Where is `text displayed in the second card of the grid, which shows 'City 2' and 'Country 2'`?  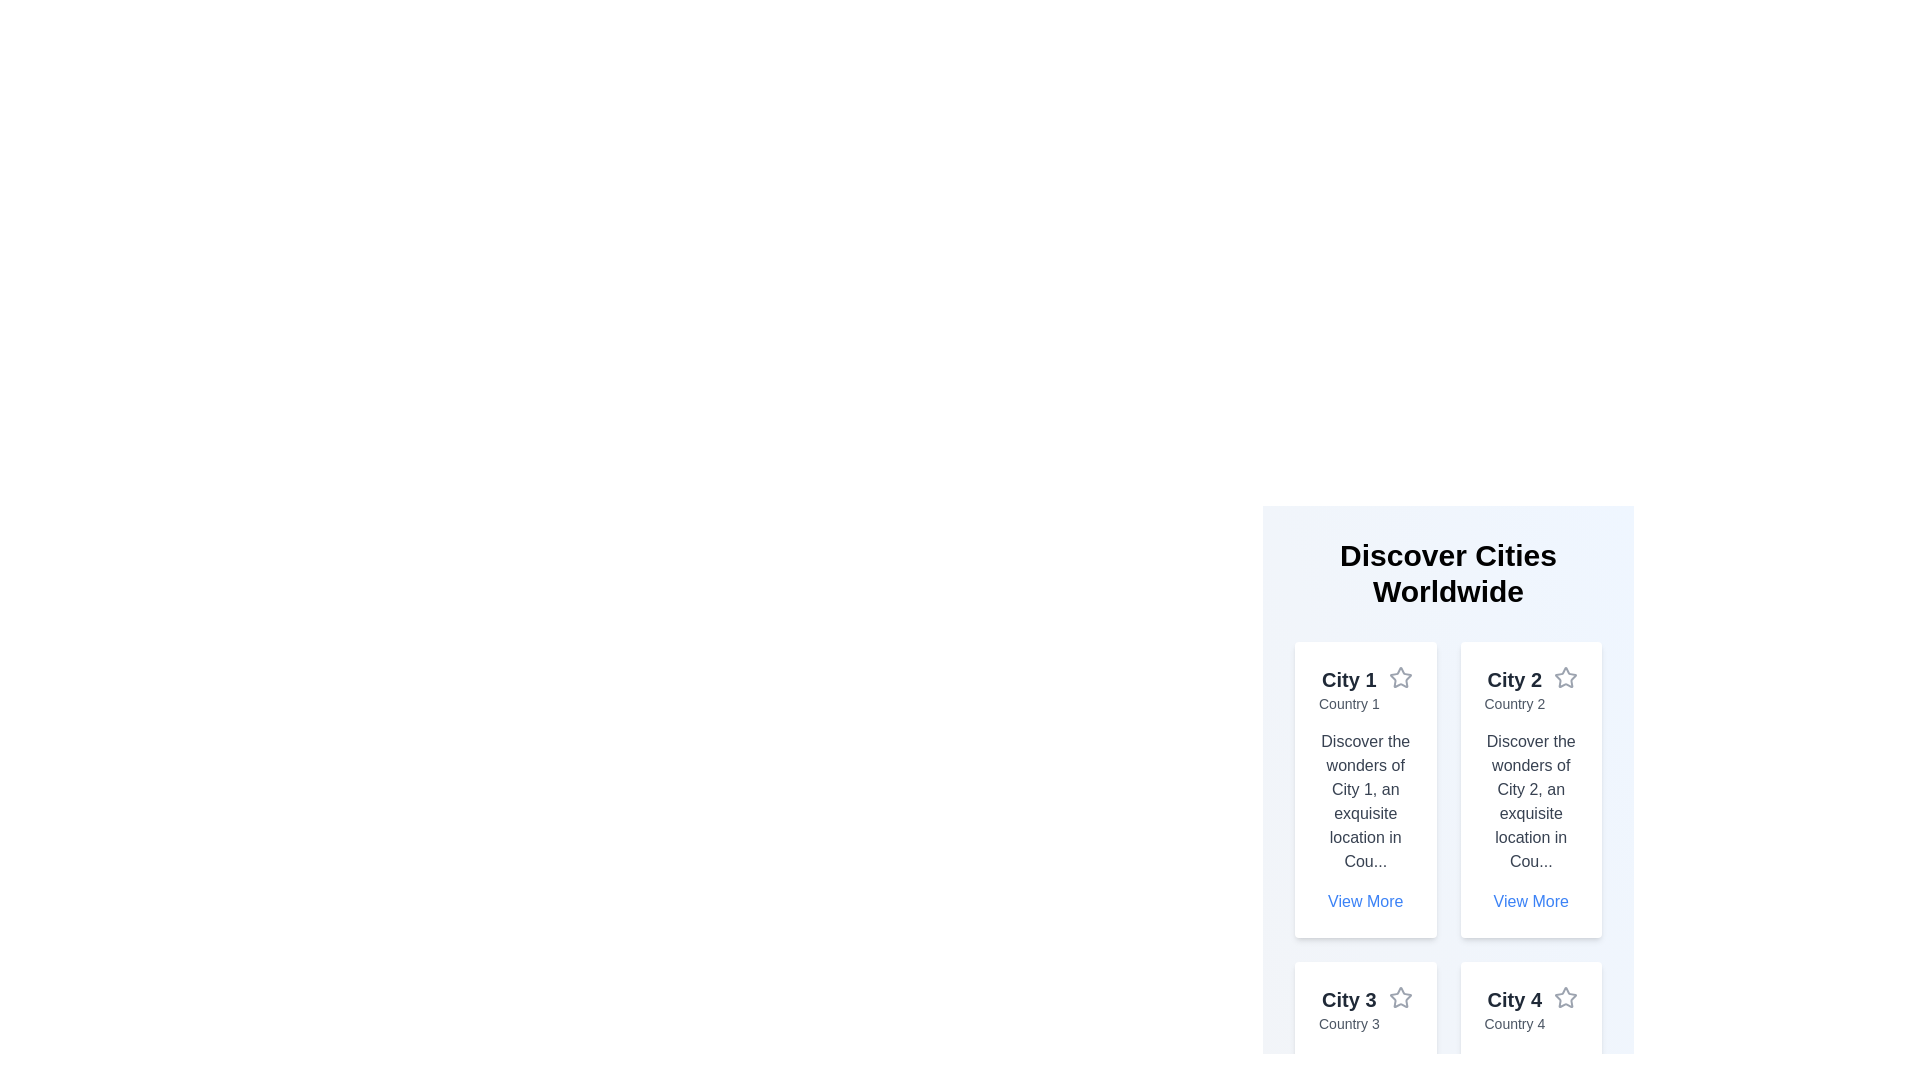
text displayed in the second card of the grid, which shows 'City 2' and 'Country 2' is located at coordinates (1514, 689).